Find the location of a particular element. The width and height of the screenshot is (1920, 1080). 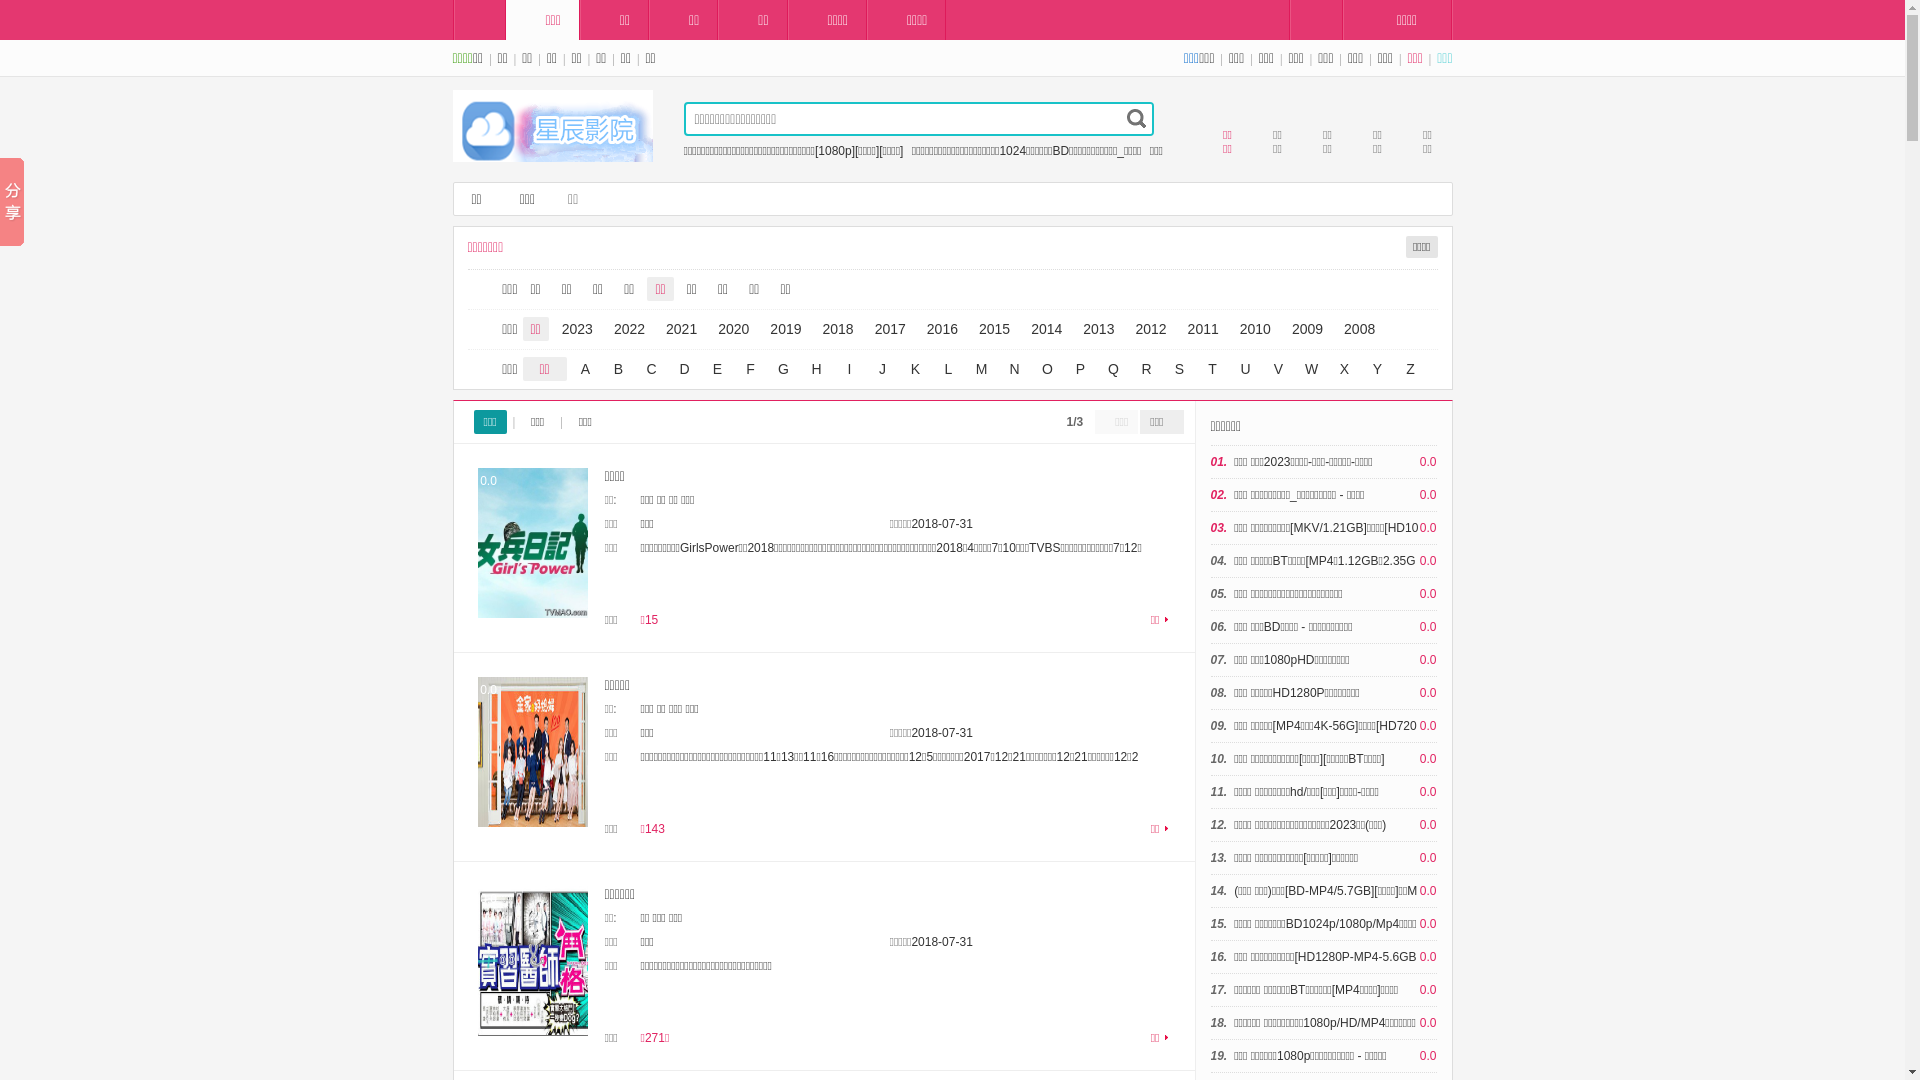

'A' is located at coordinates (584, 369).